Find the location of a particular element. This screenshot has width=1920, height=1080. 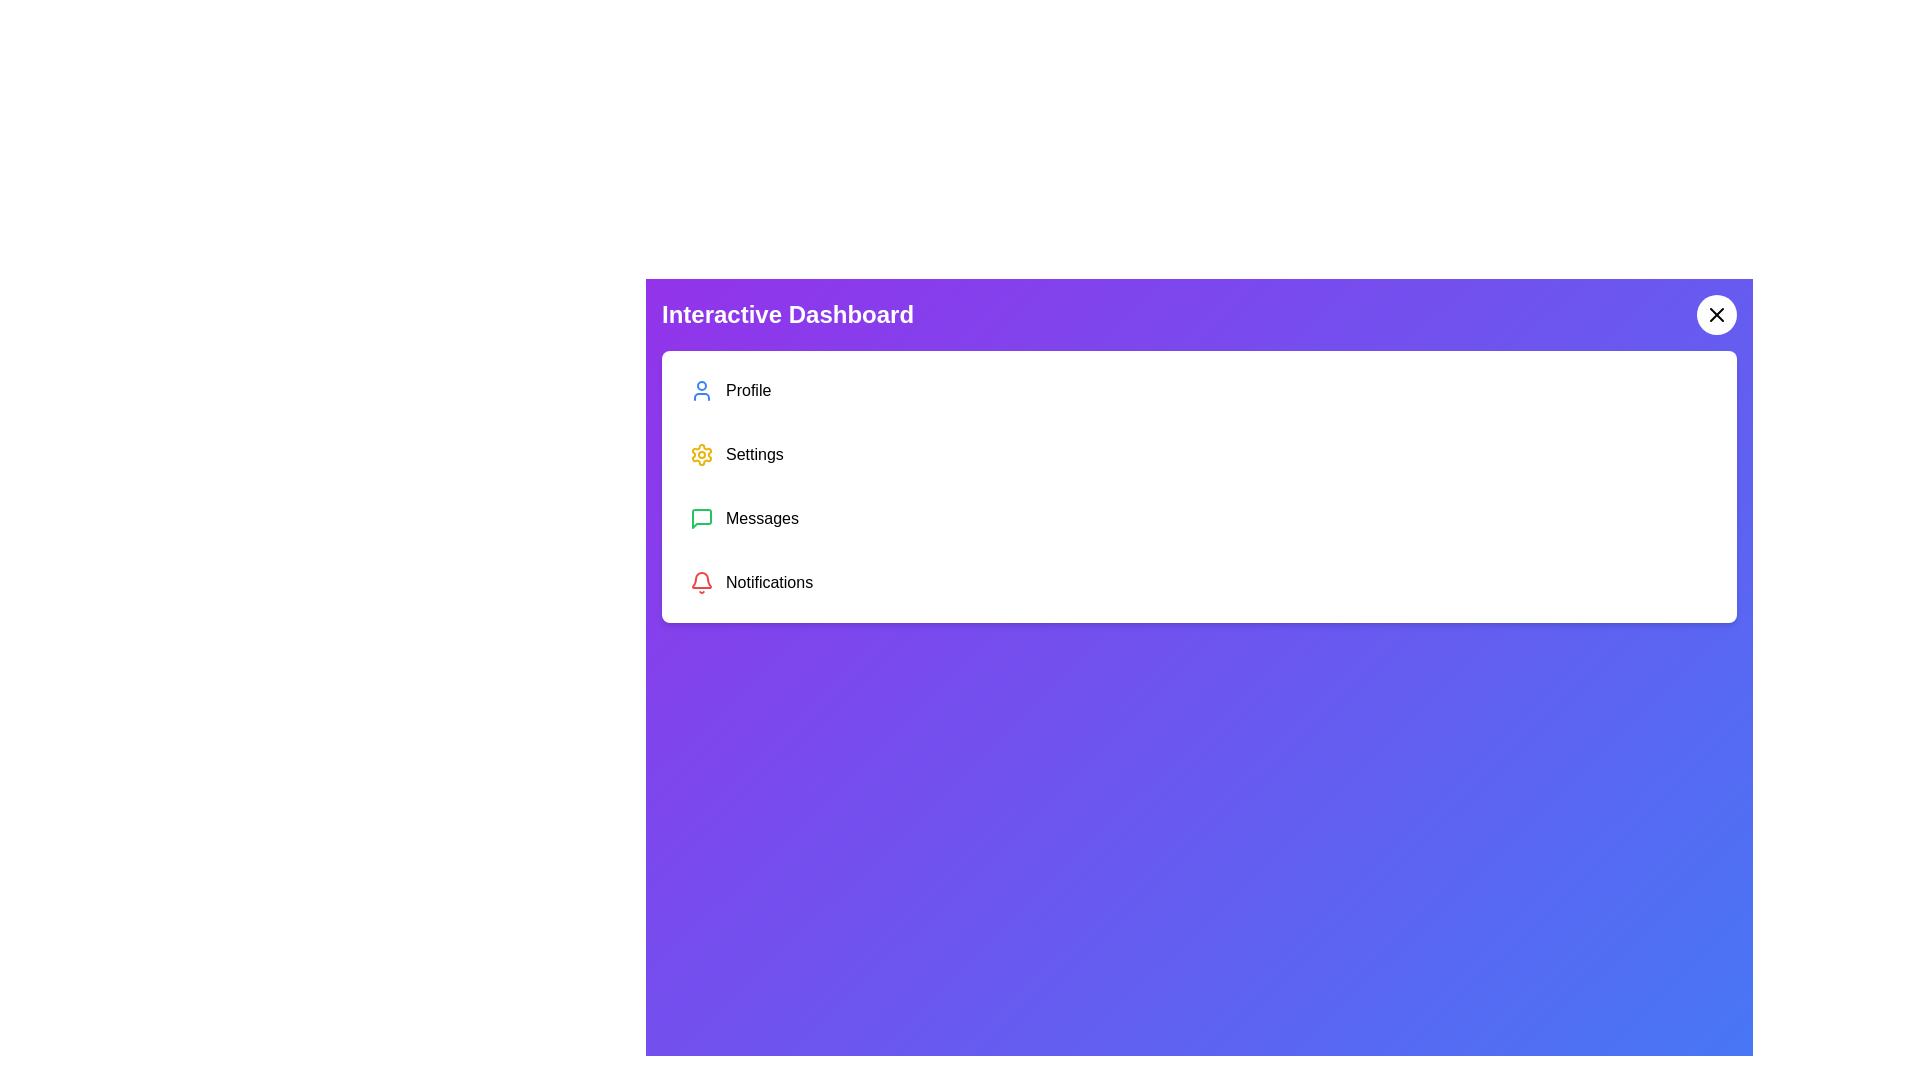

the 'Profile' icon located in the top-left corner of the panel, which is associated with the 'Profile' text label is located at coordinates (701, 390).